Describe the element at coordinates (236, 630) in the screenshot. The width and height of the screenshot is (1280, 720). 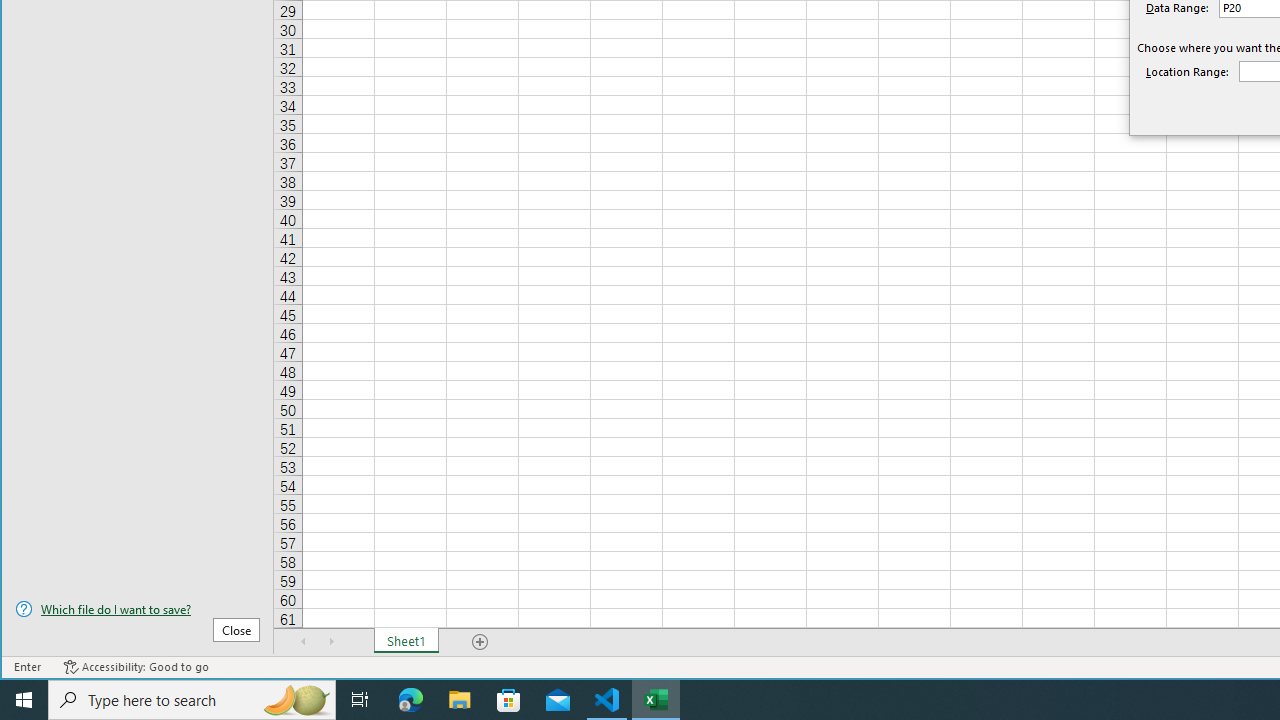
I see `'Close'` at that location.